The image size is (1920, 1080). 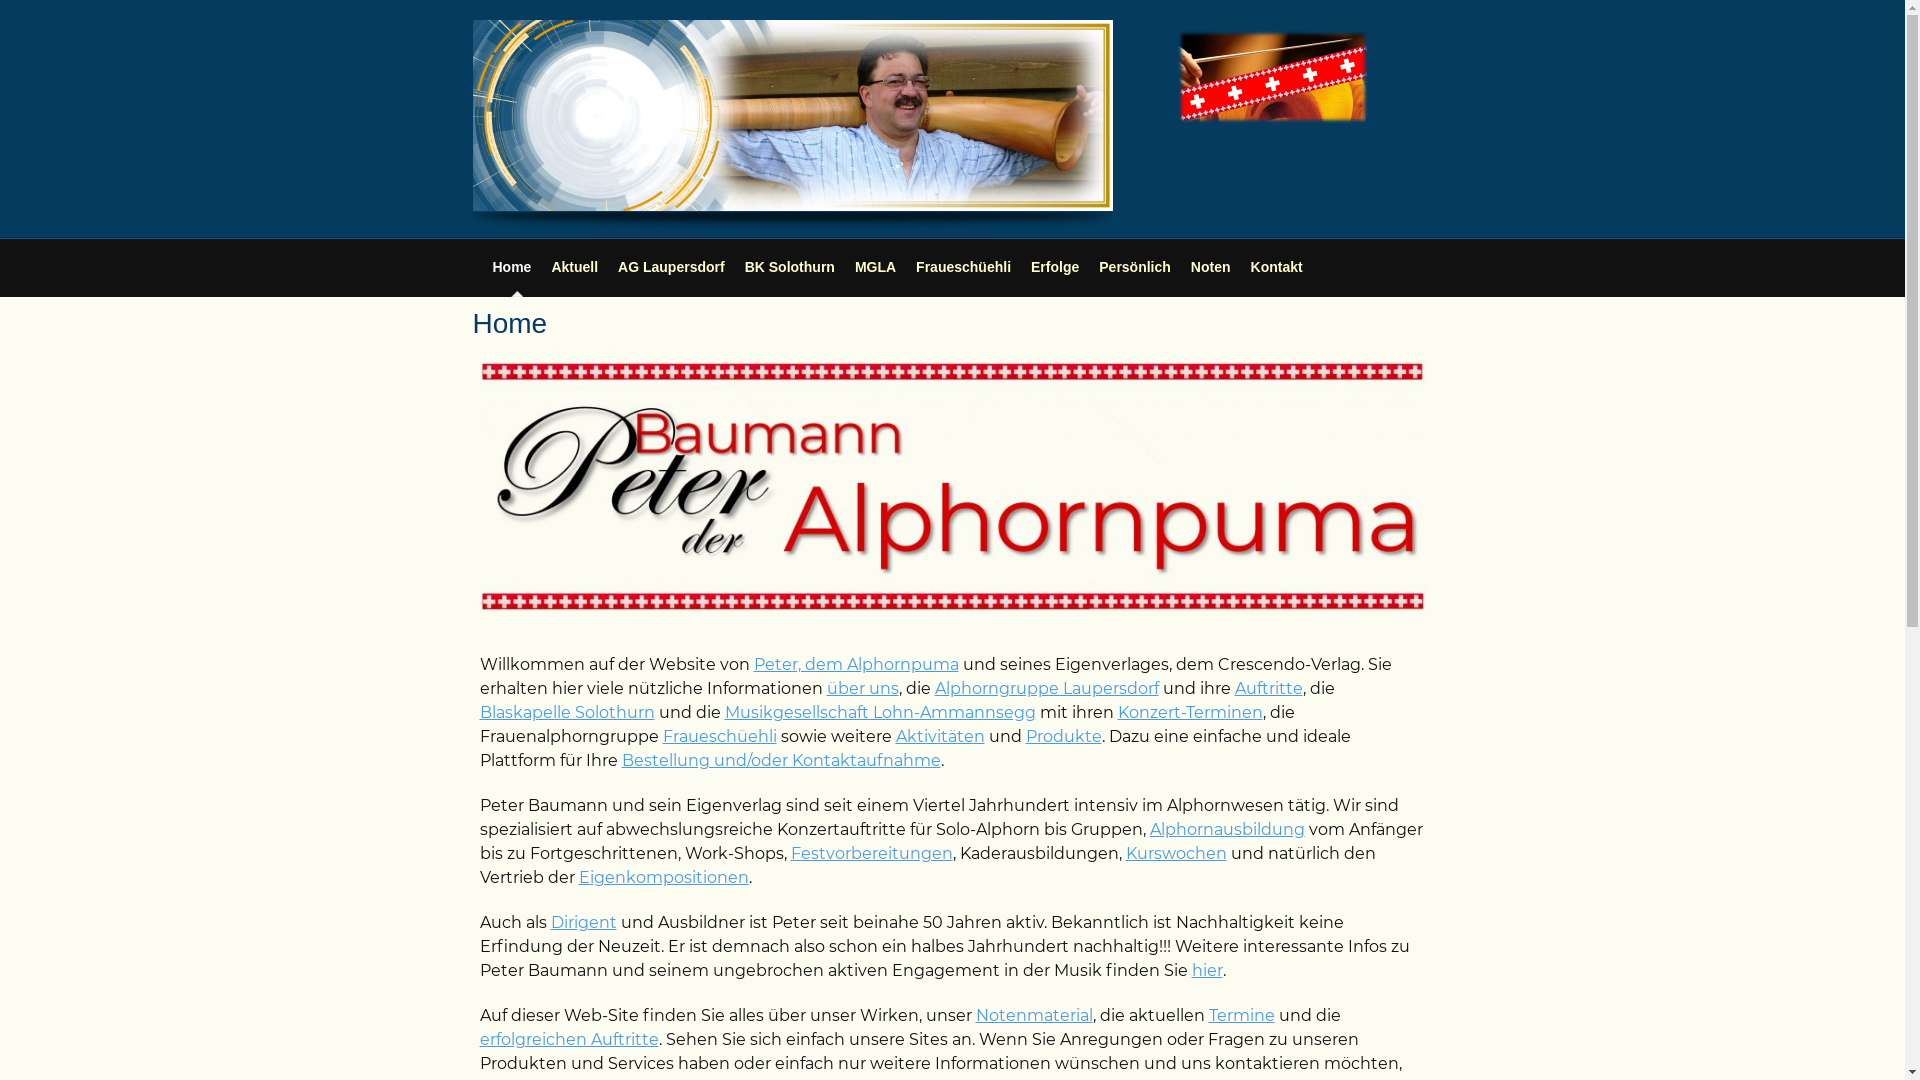 What do you see at coordinates (856, 664) in the screenshot?
I see `'Peter, dem Alphornpuma'` at bounding box center [856, 664].